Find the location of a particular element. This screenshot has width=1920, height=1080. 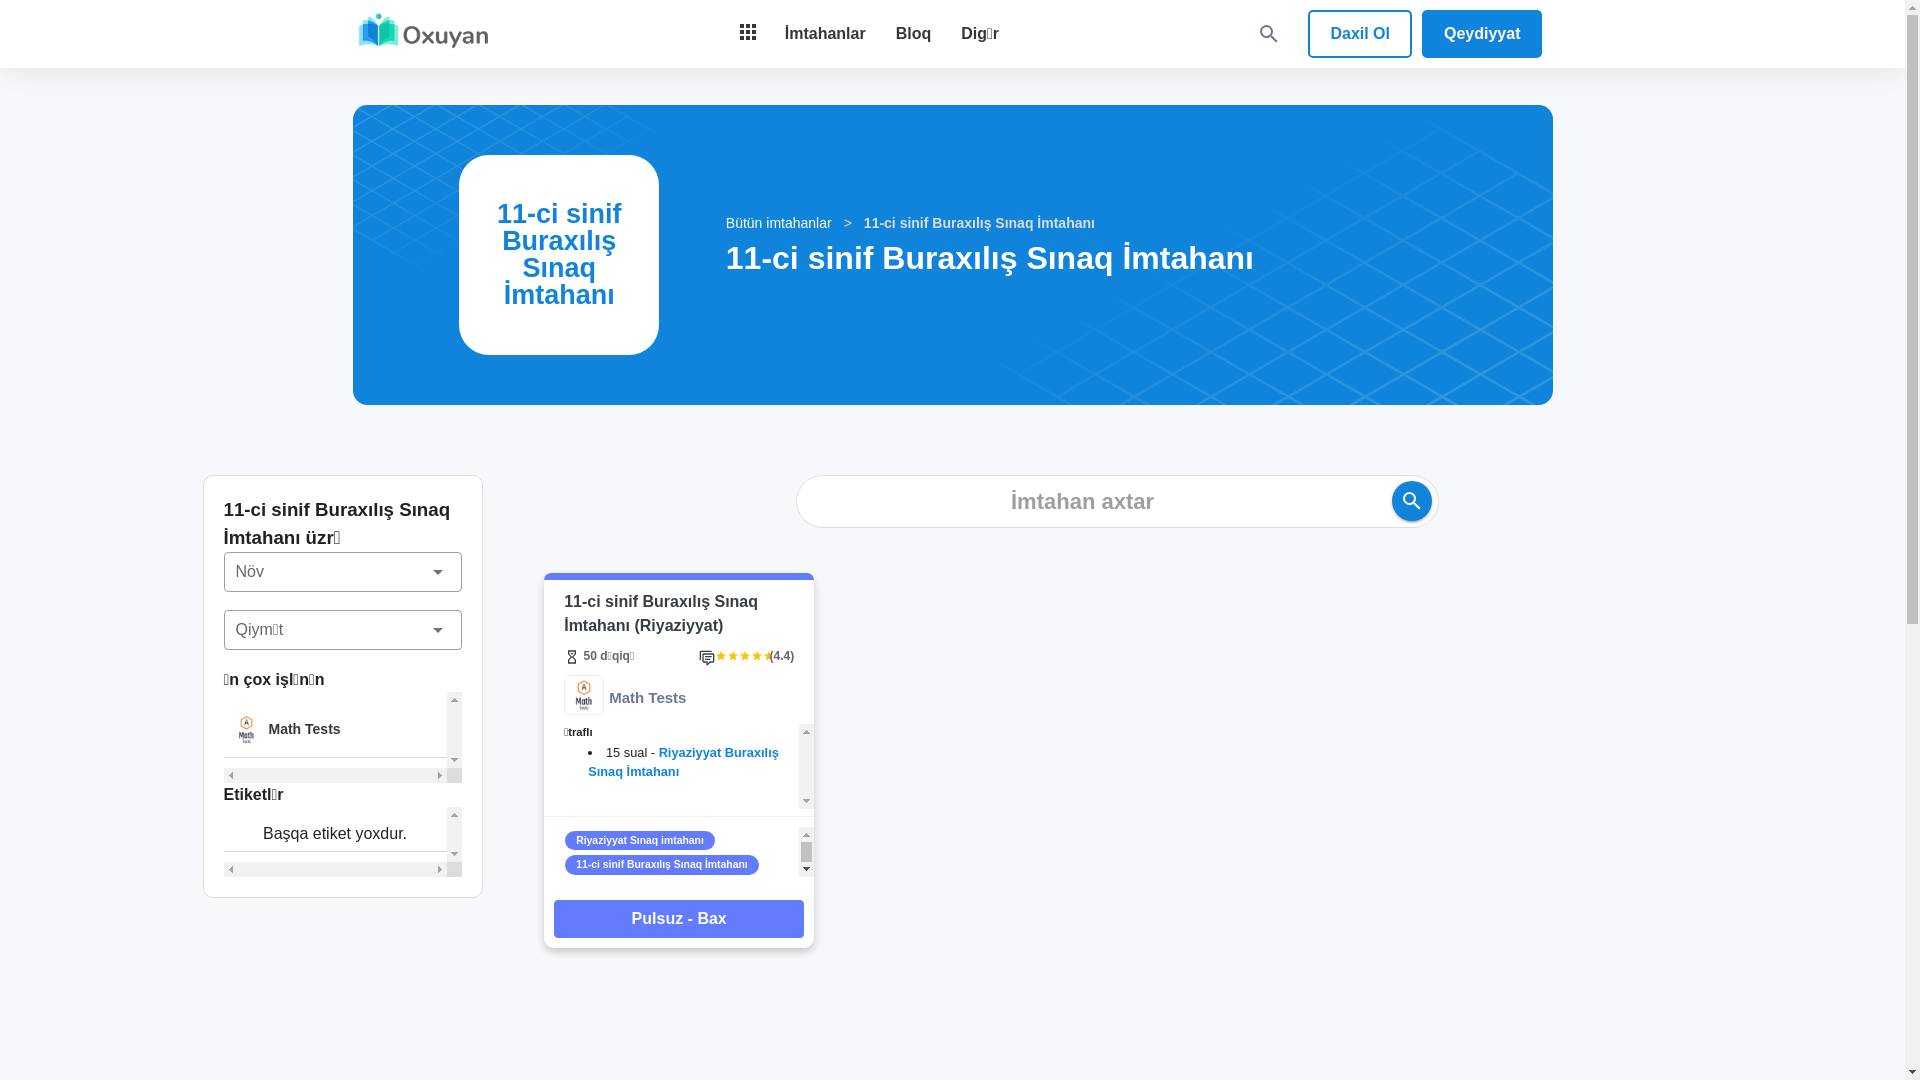

'Qeydiyyat' is located at coordinates (1420, 34).